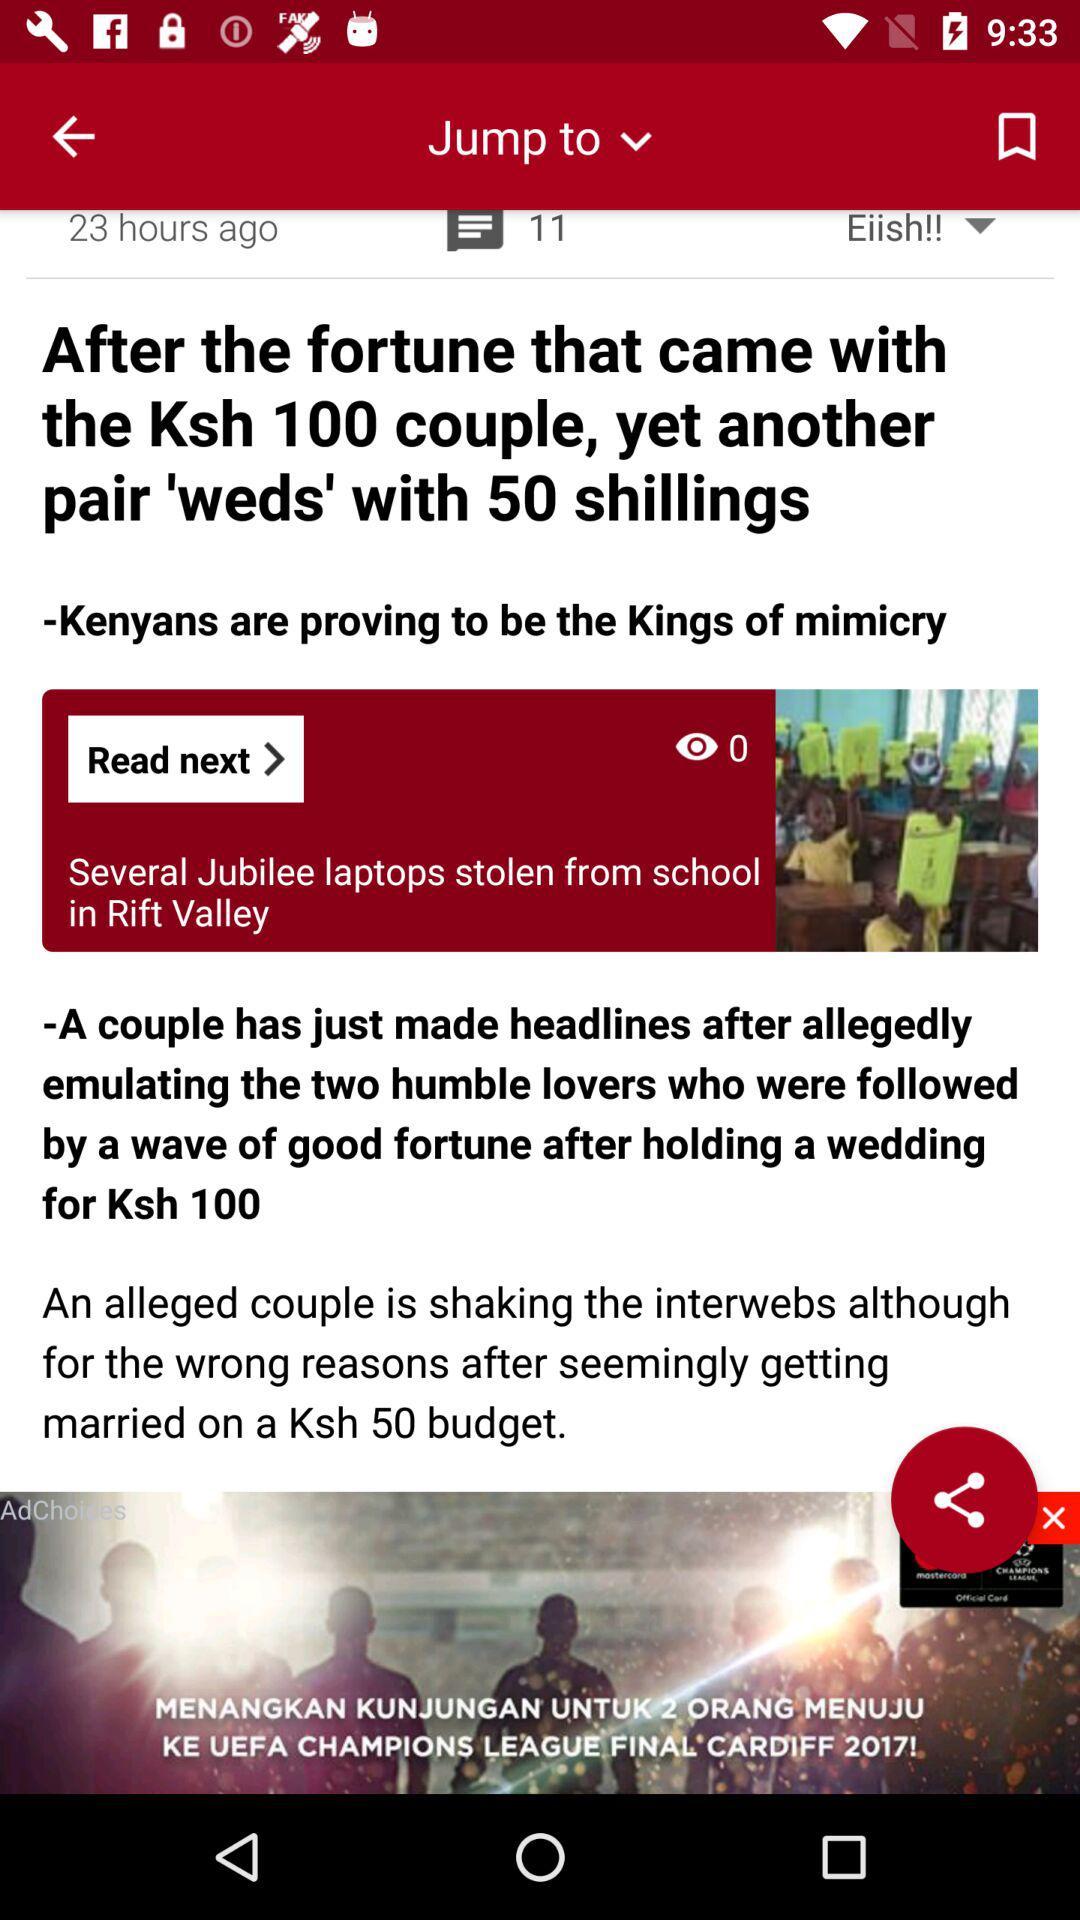 The image size is (1080, 1920). Describe the element at coordinates (1017, 135) in the screenshot. I see `icon above eiish!! app` at that location.